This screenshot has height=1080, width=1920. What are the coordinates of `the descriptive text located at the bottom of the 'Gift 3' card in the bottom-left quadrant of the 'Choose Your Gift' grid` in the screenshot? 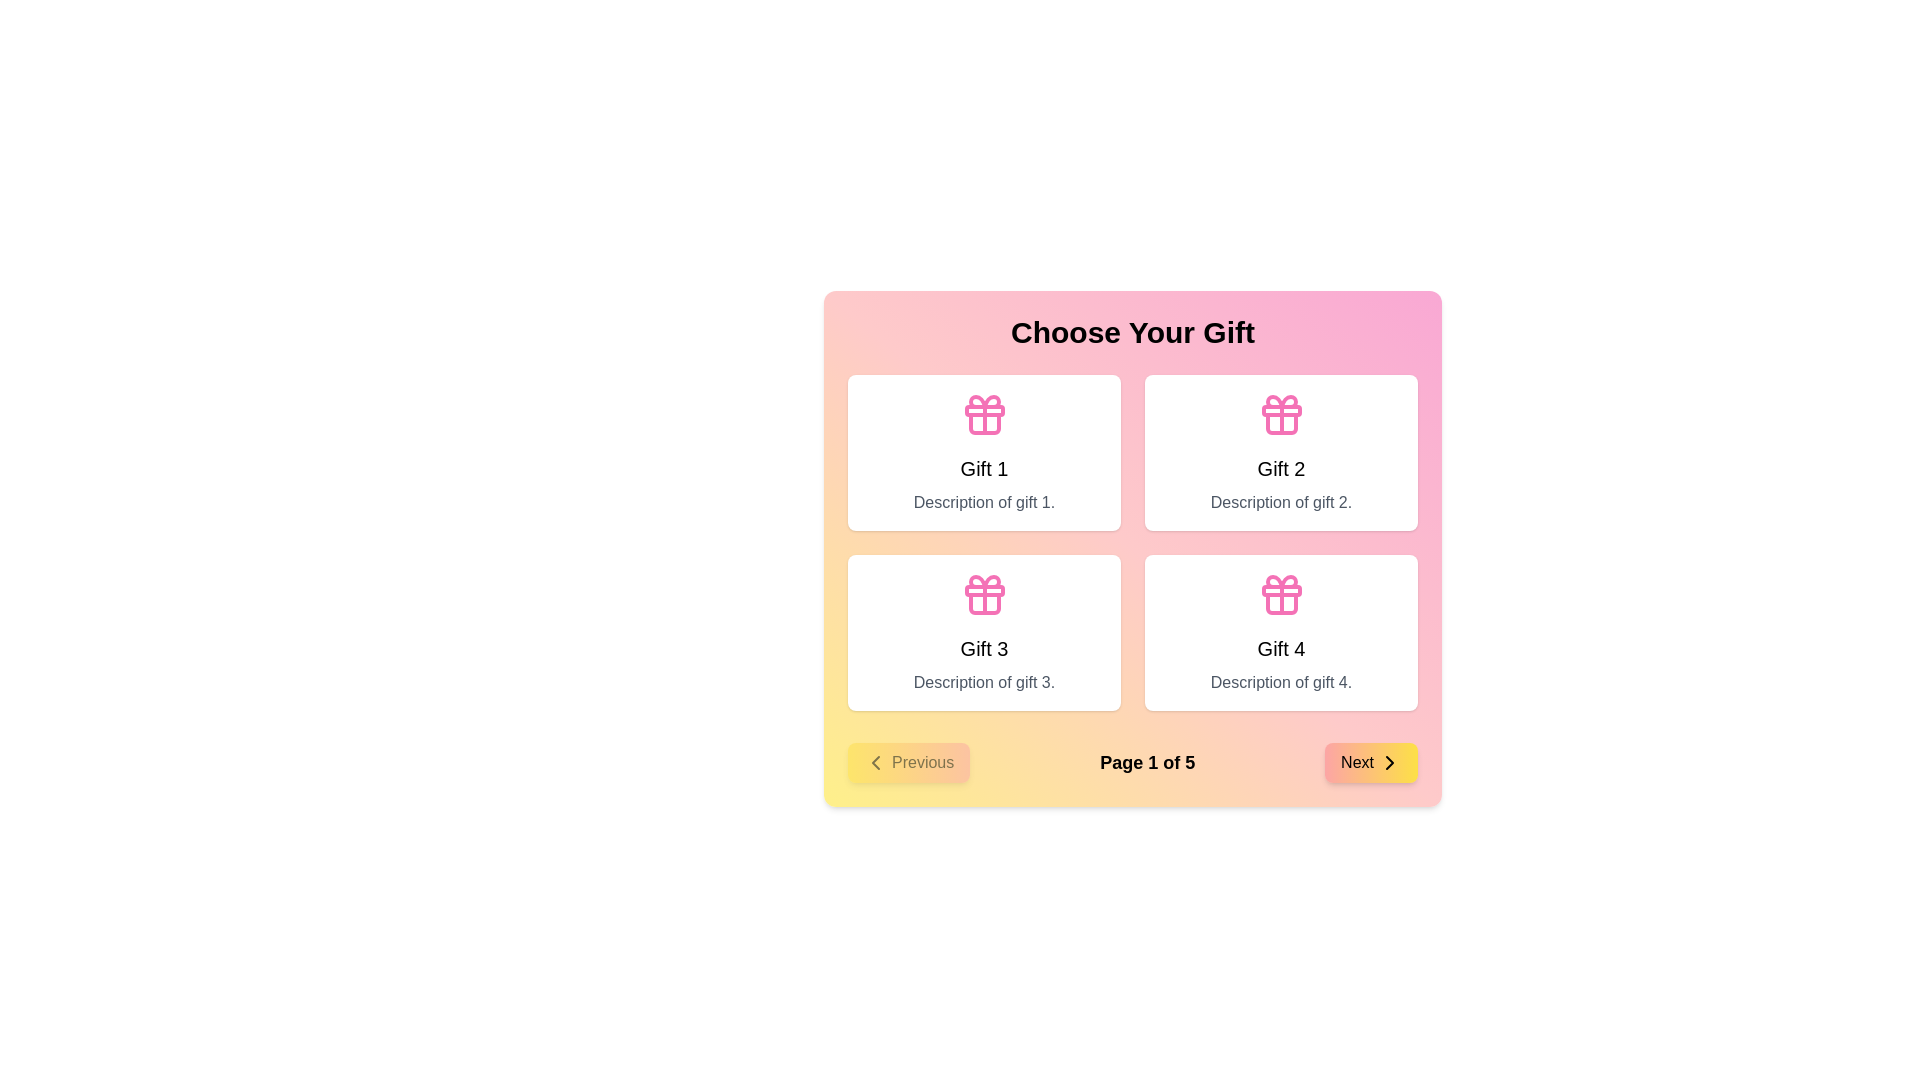 It's located at (984, 681).